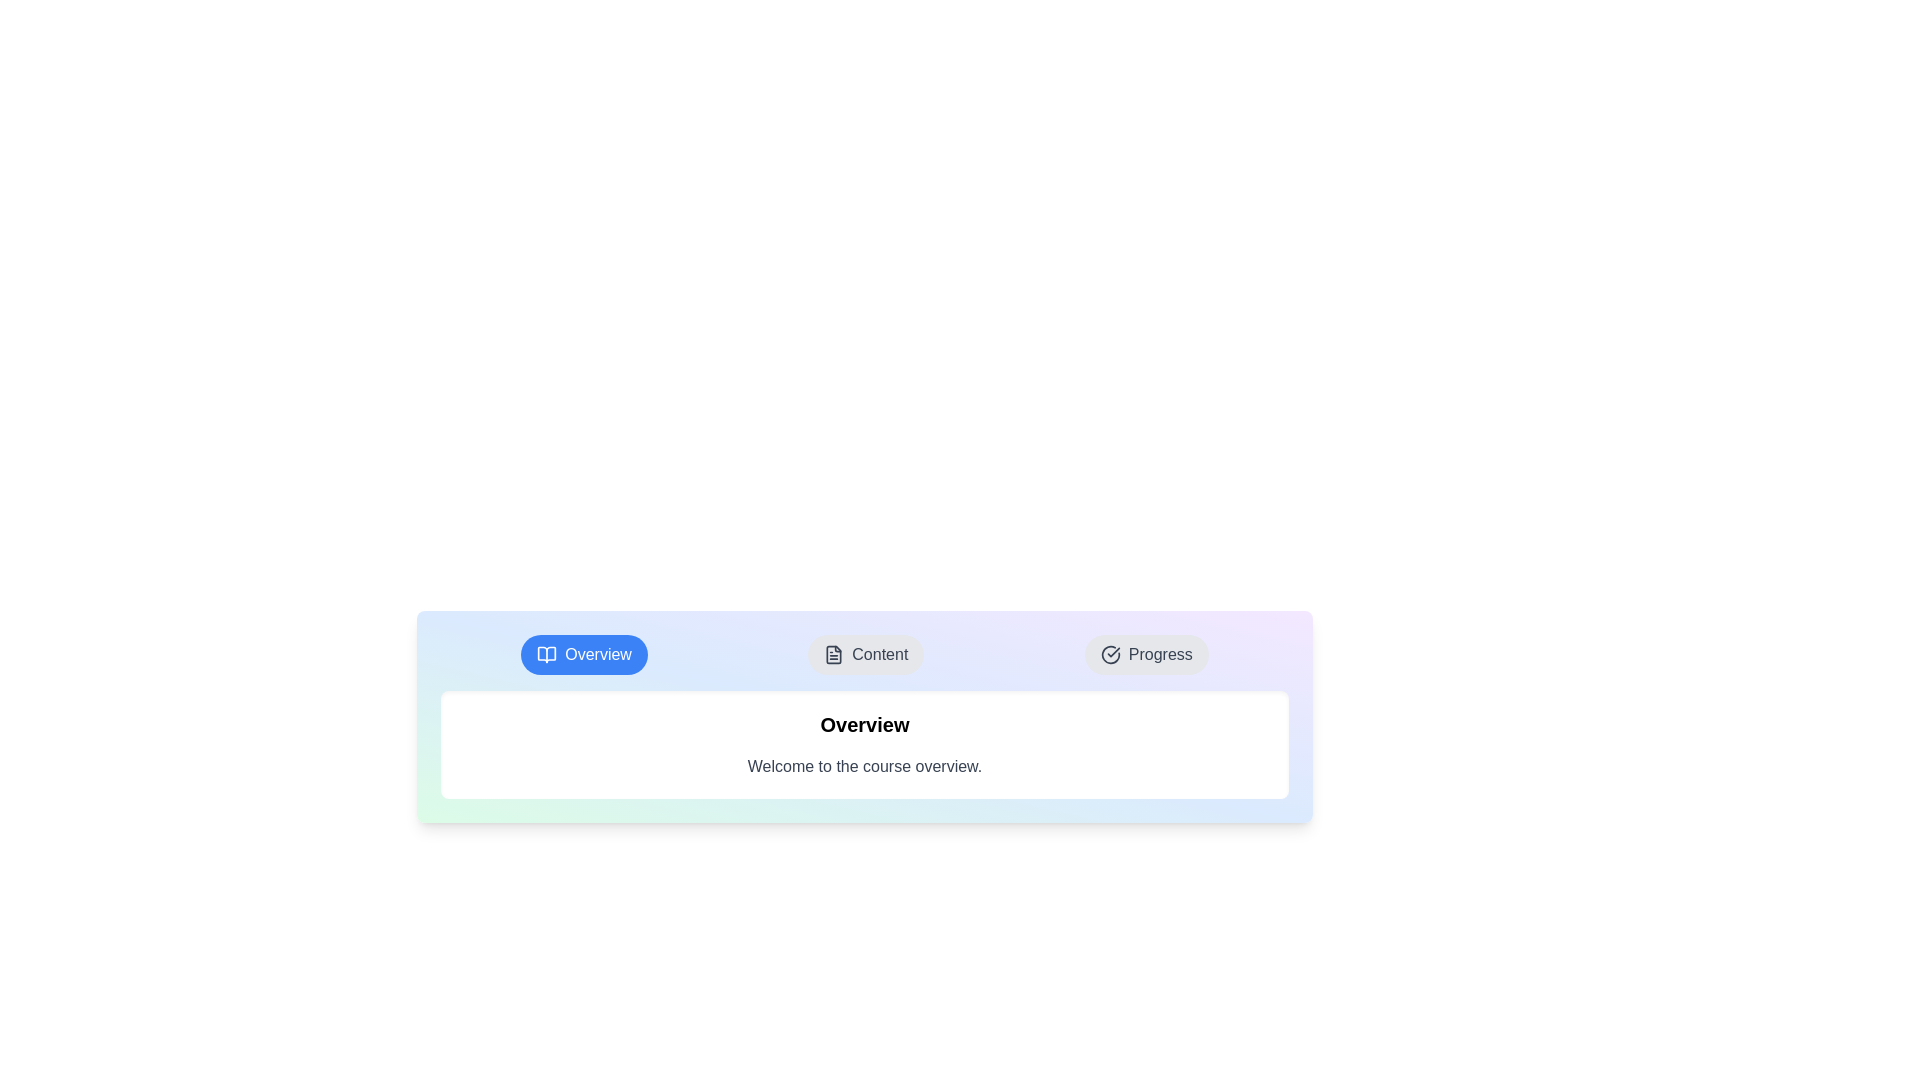  Describe the element at coordinates (866, 655) in the screenshot. I see `the Content tab in the CourseManagementTabs component` at that location.